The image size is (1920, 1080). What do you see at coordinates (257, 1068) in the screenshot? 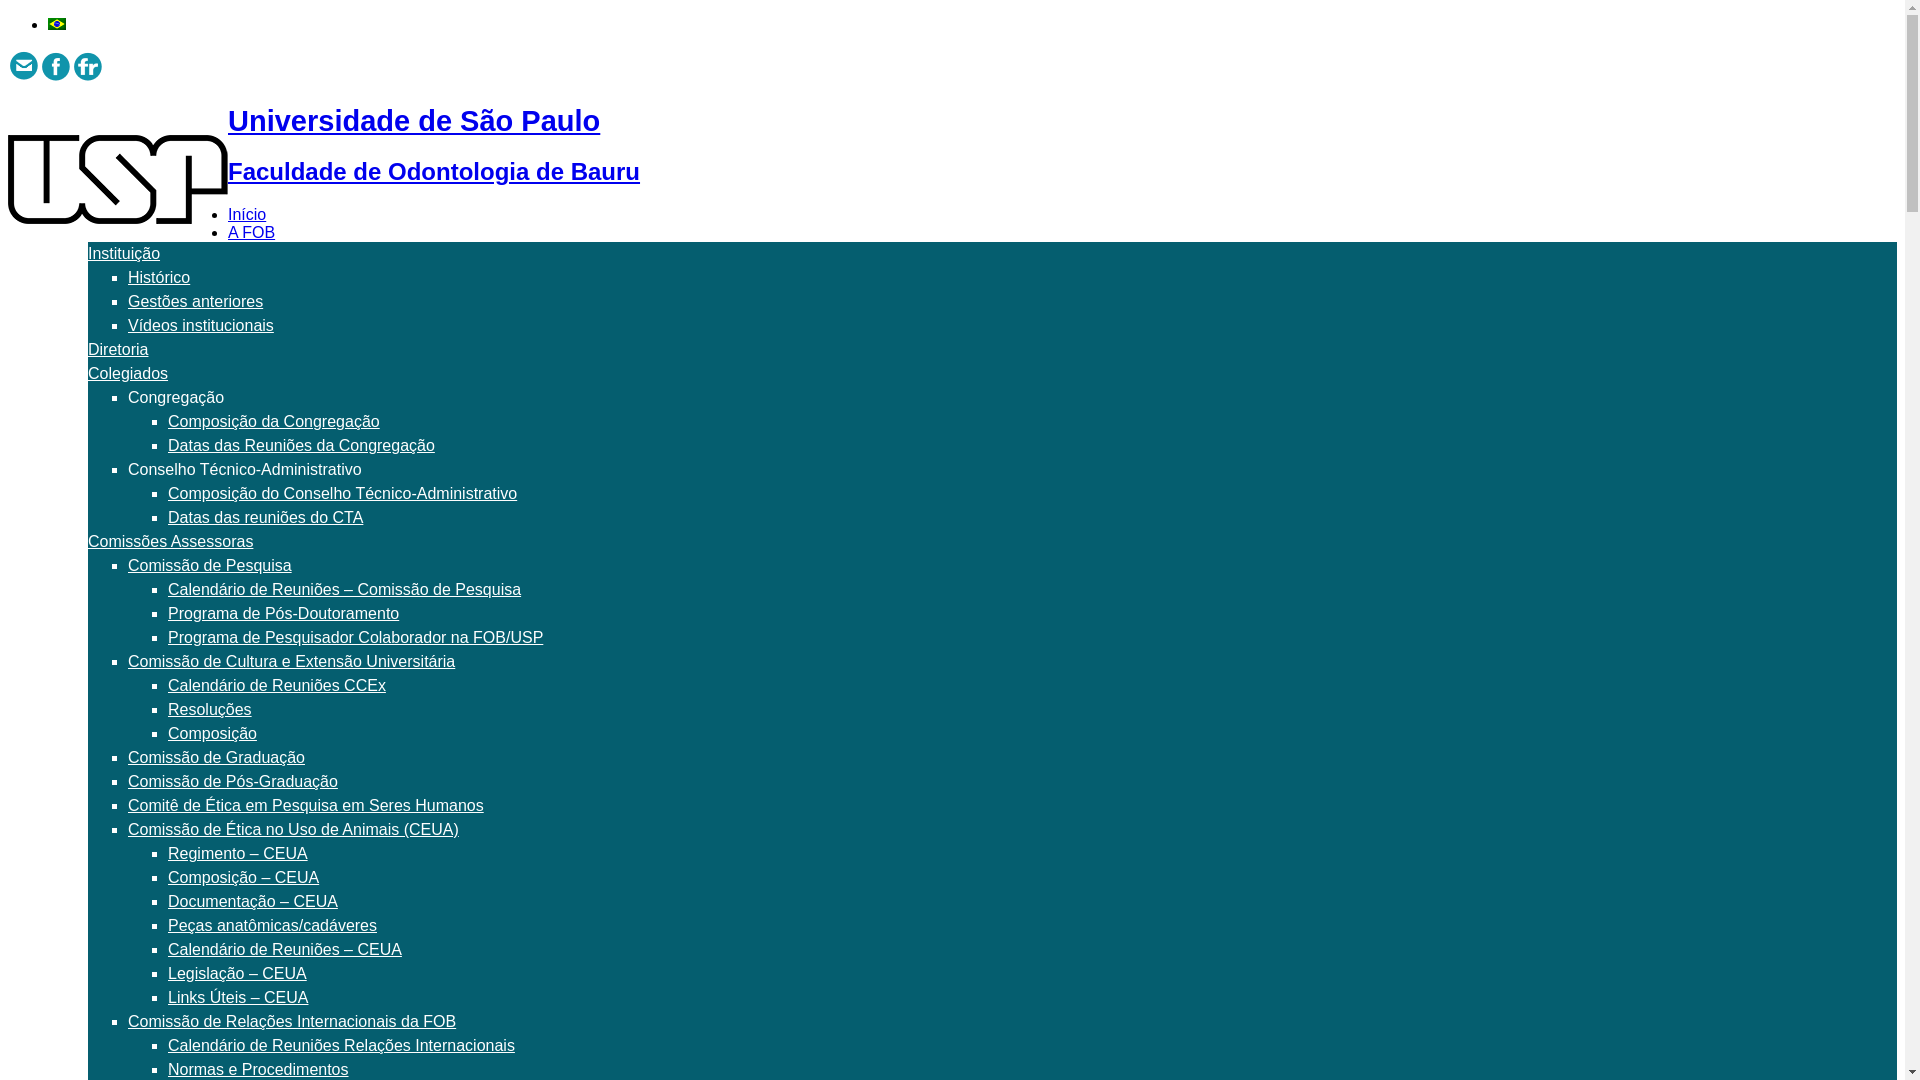
I see `'Normas e Procedimentos'` at bounding box center [257, 1068].